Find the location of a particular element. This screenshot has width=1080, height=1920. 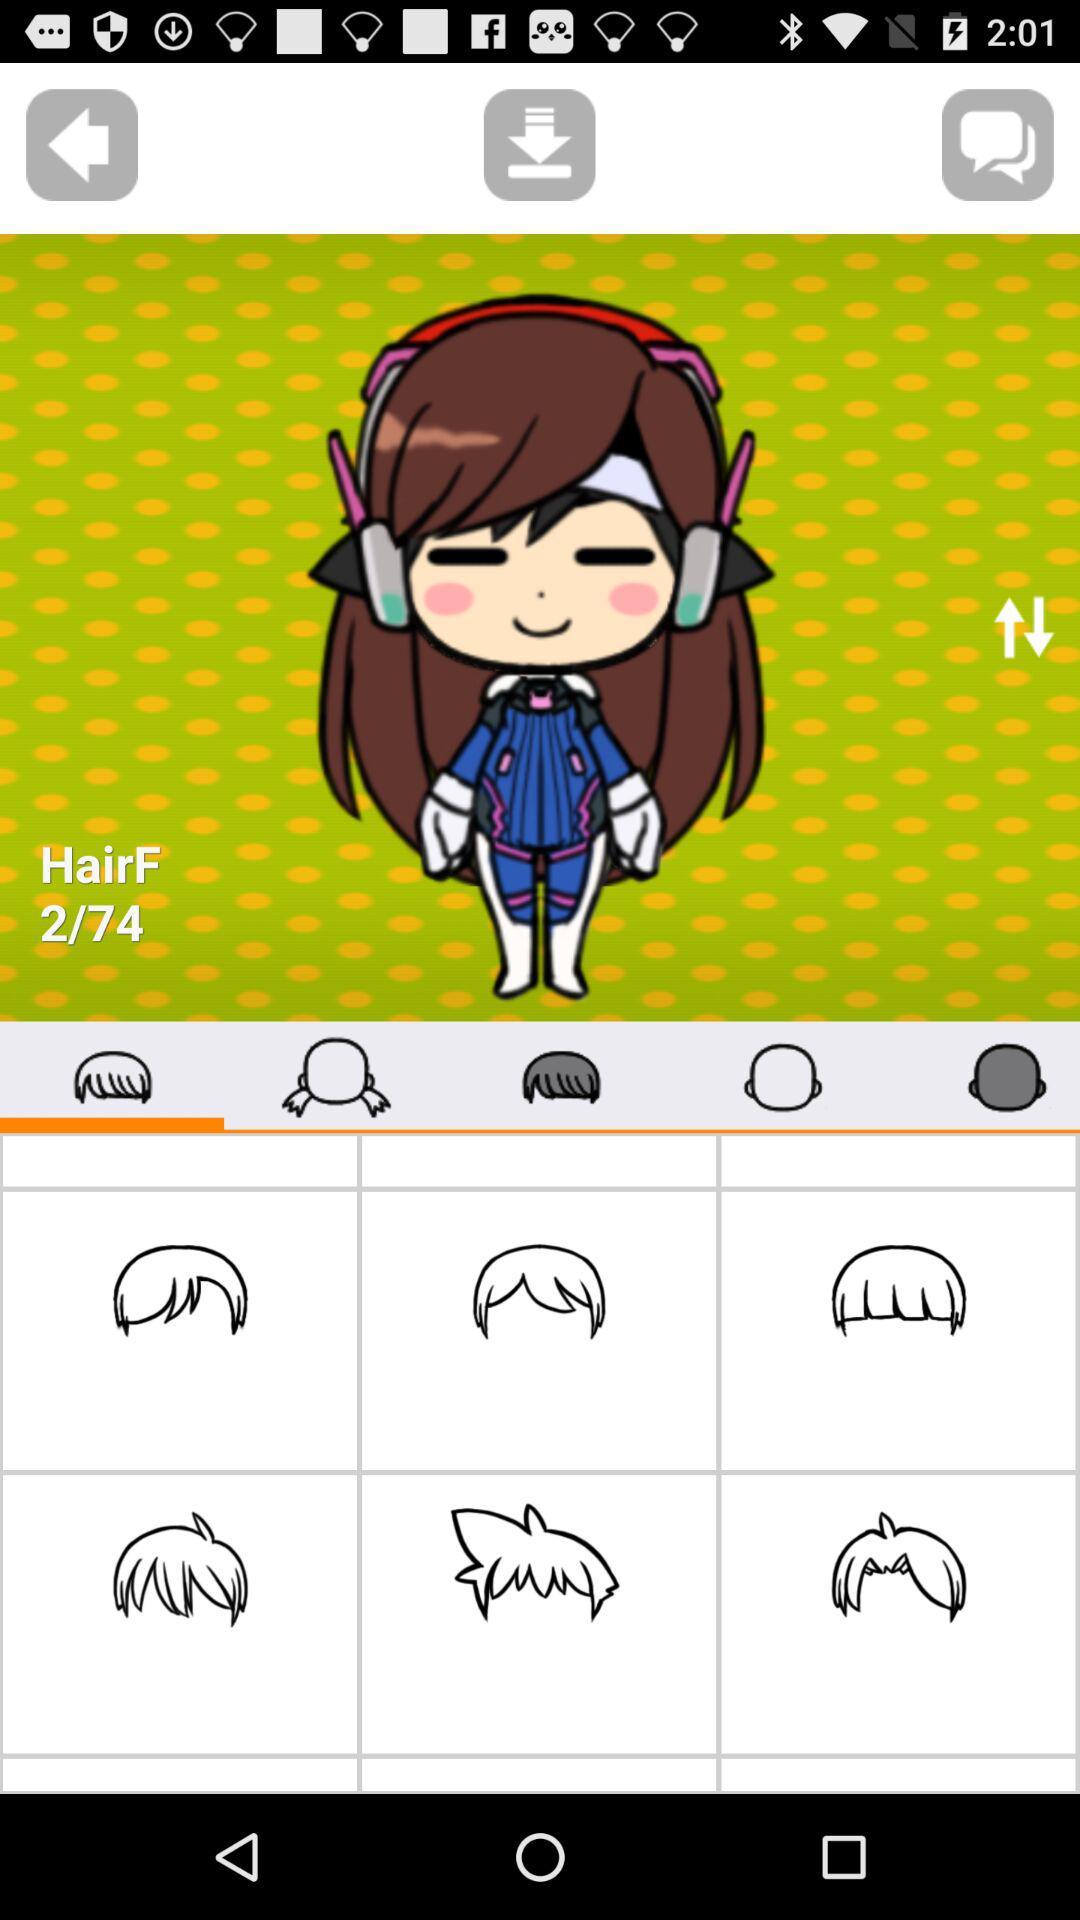

the arrow_backward icon is located at coordinates (81, 154).